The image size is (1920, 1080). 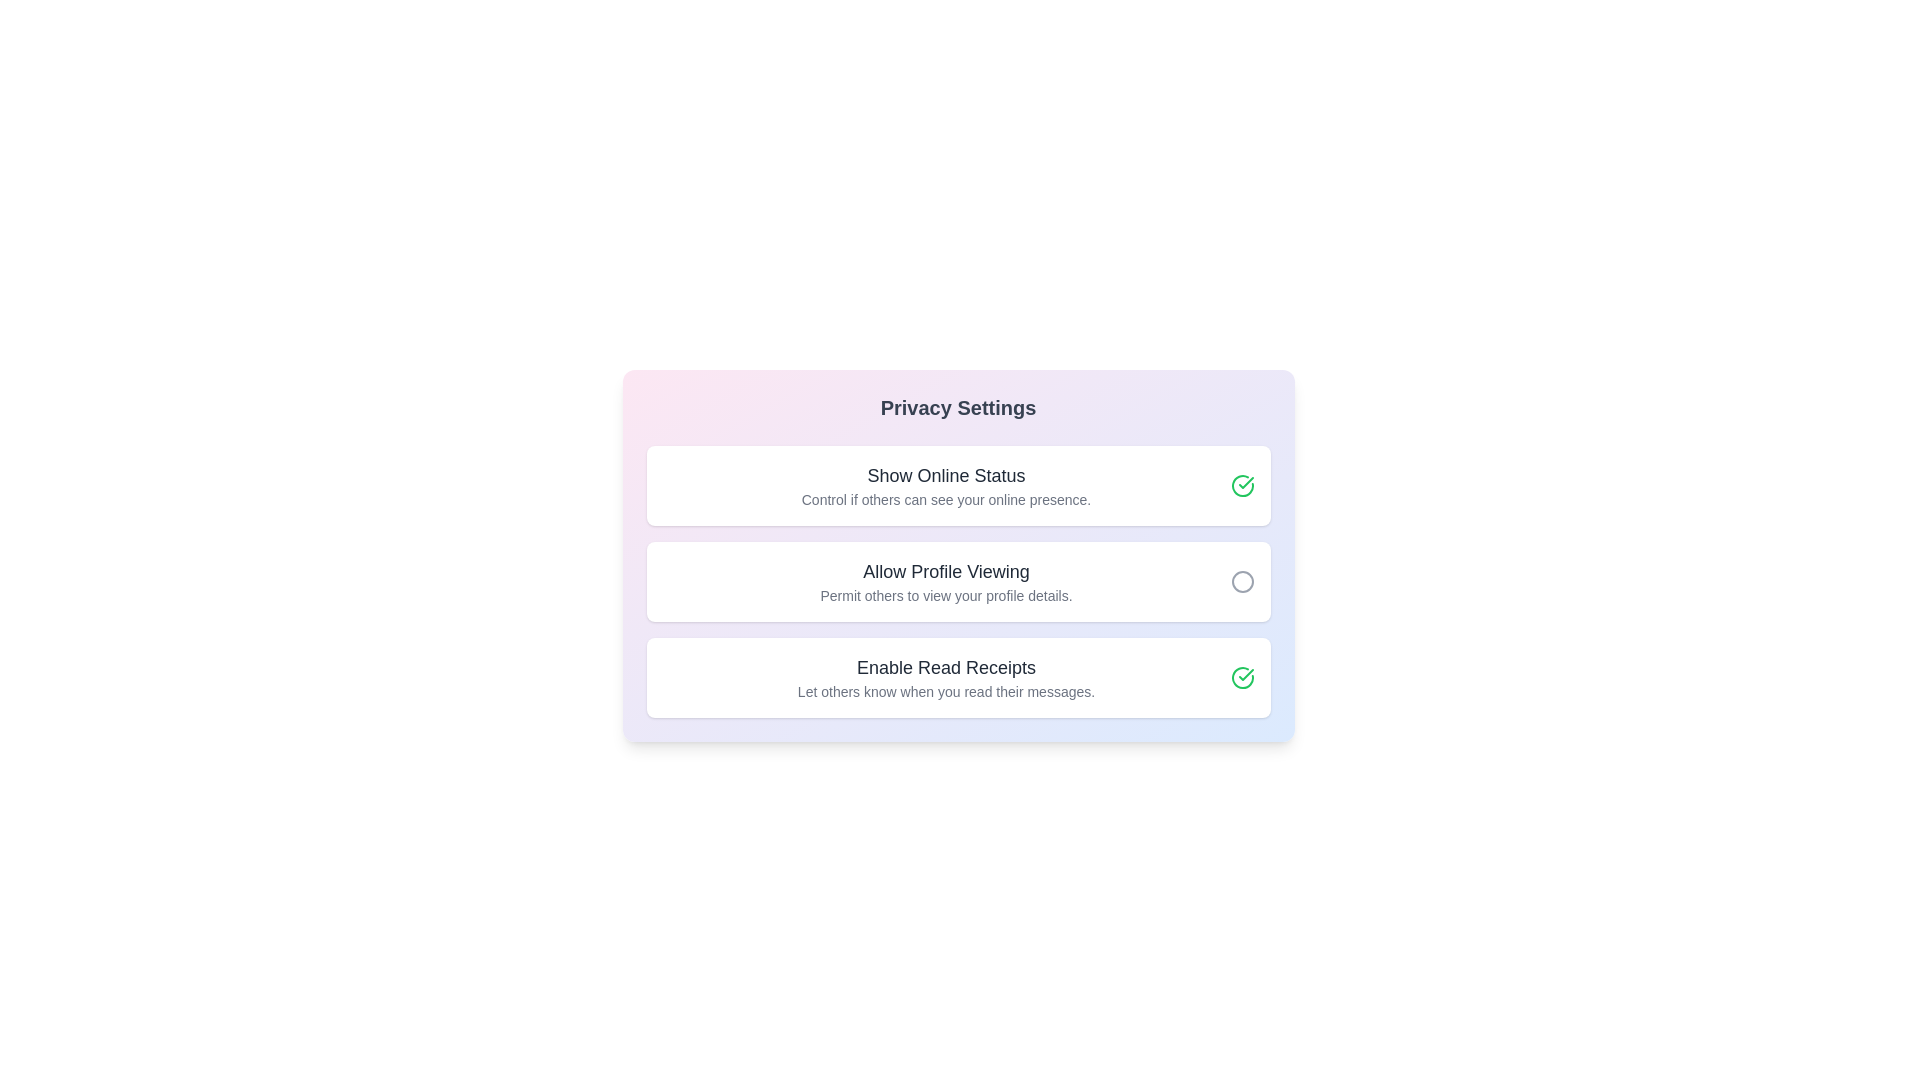 What do you see at coordinates (945, 571) in the screenshot?
I see `the text of the label and description for the option Allow Profile Viewing` at bounding box center [945, 571].